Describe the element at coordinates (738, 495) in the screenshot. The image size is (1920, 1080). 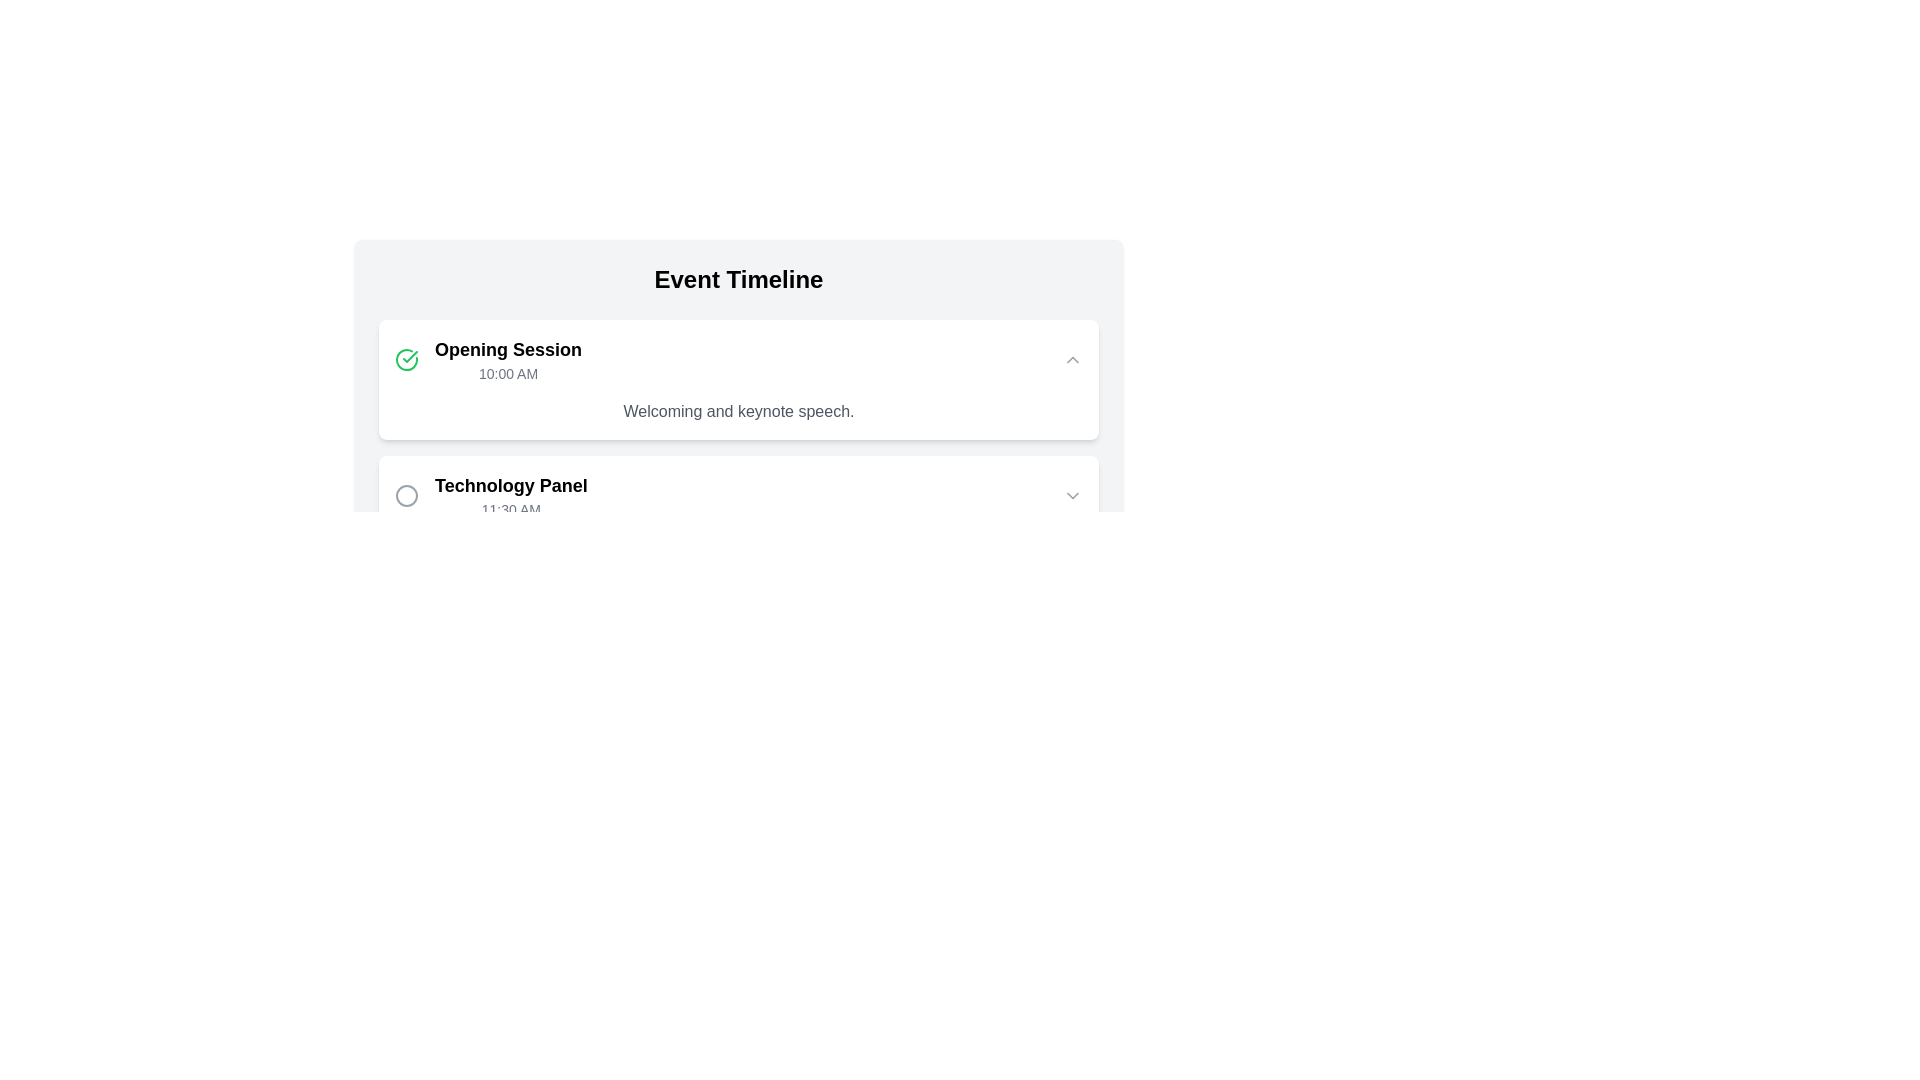
I see `the 'Technology Panel' timeline entry, which is the second item in the list` at that location.